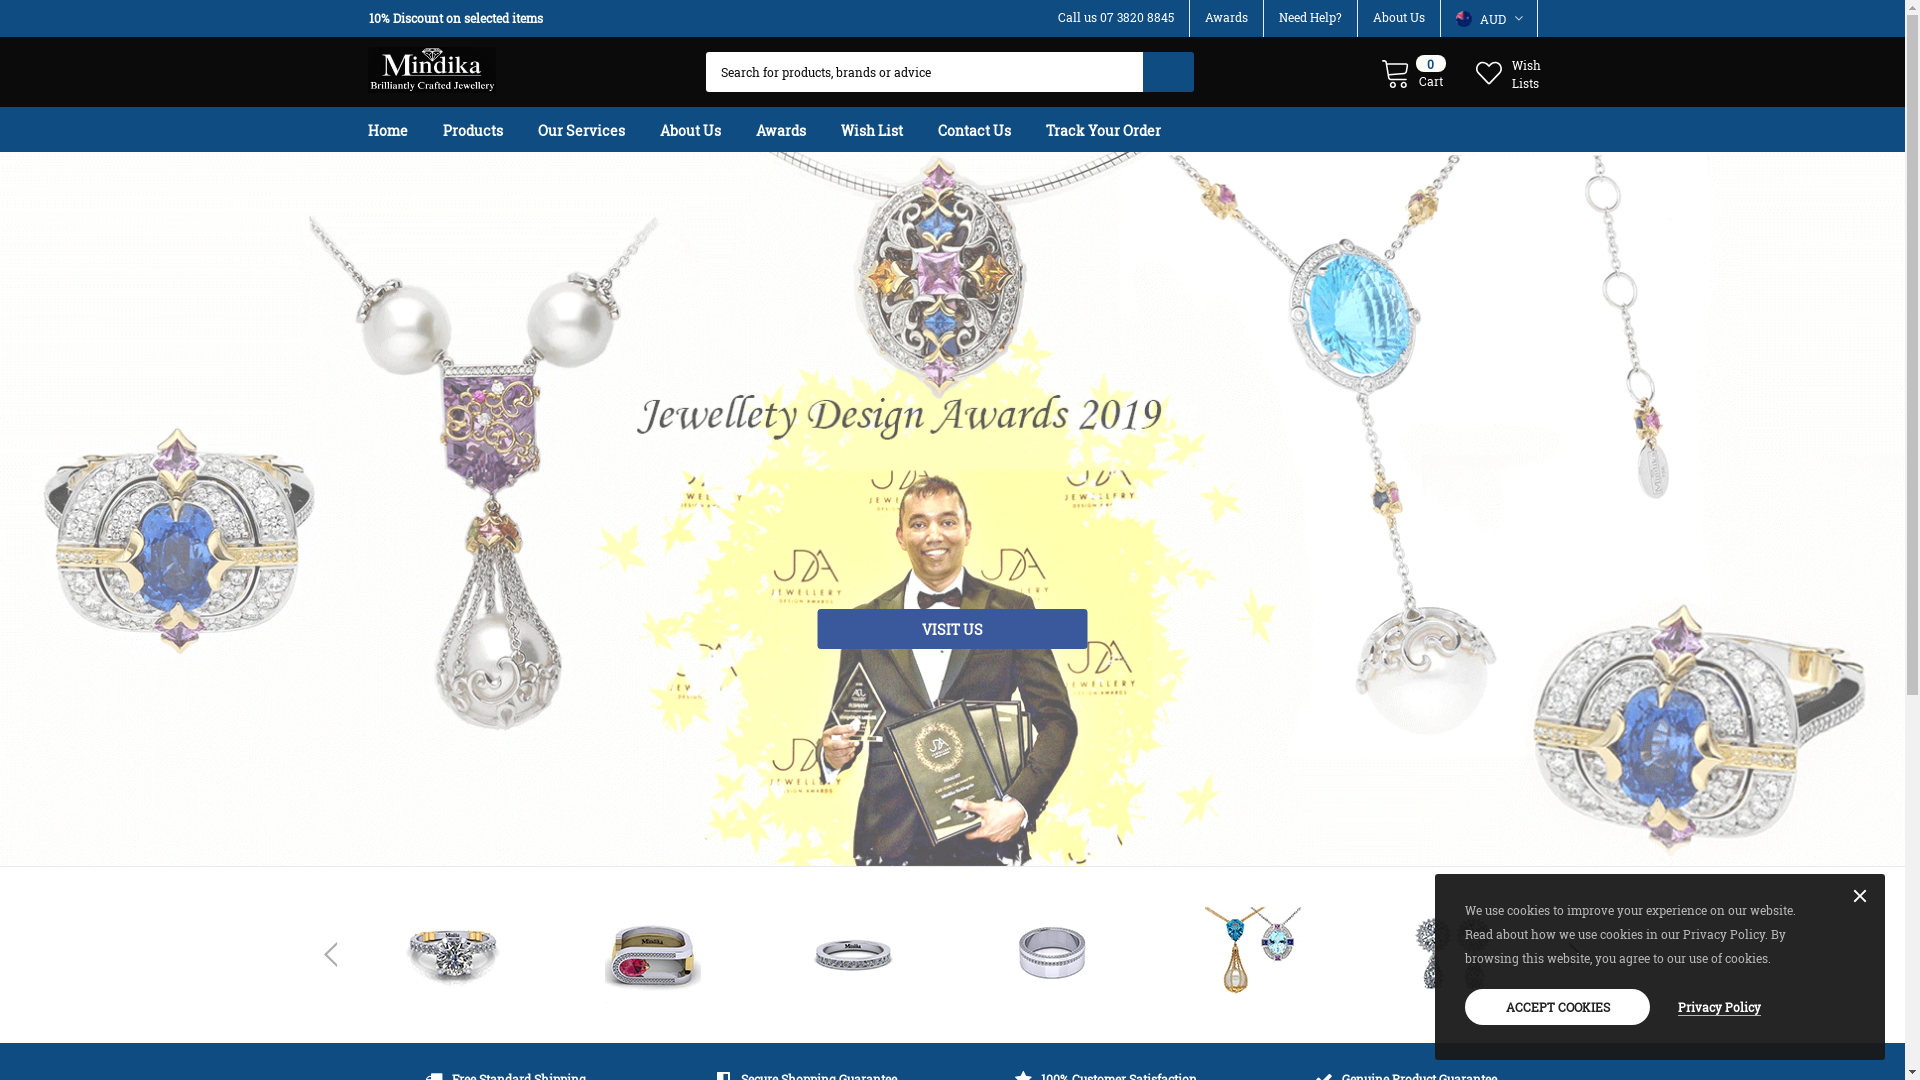  Describe the element at coordinates (990, 129) in the screenshot. I see `'Contact Us'` at that location.